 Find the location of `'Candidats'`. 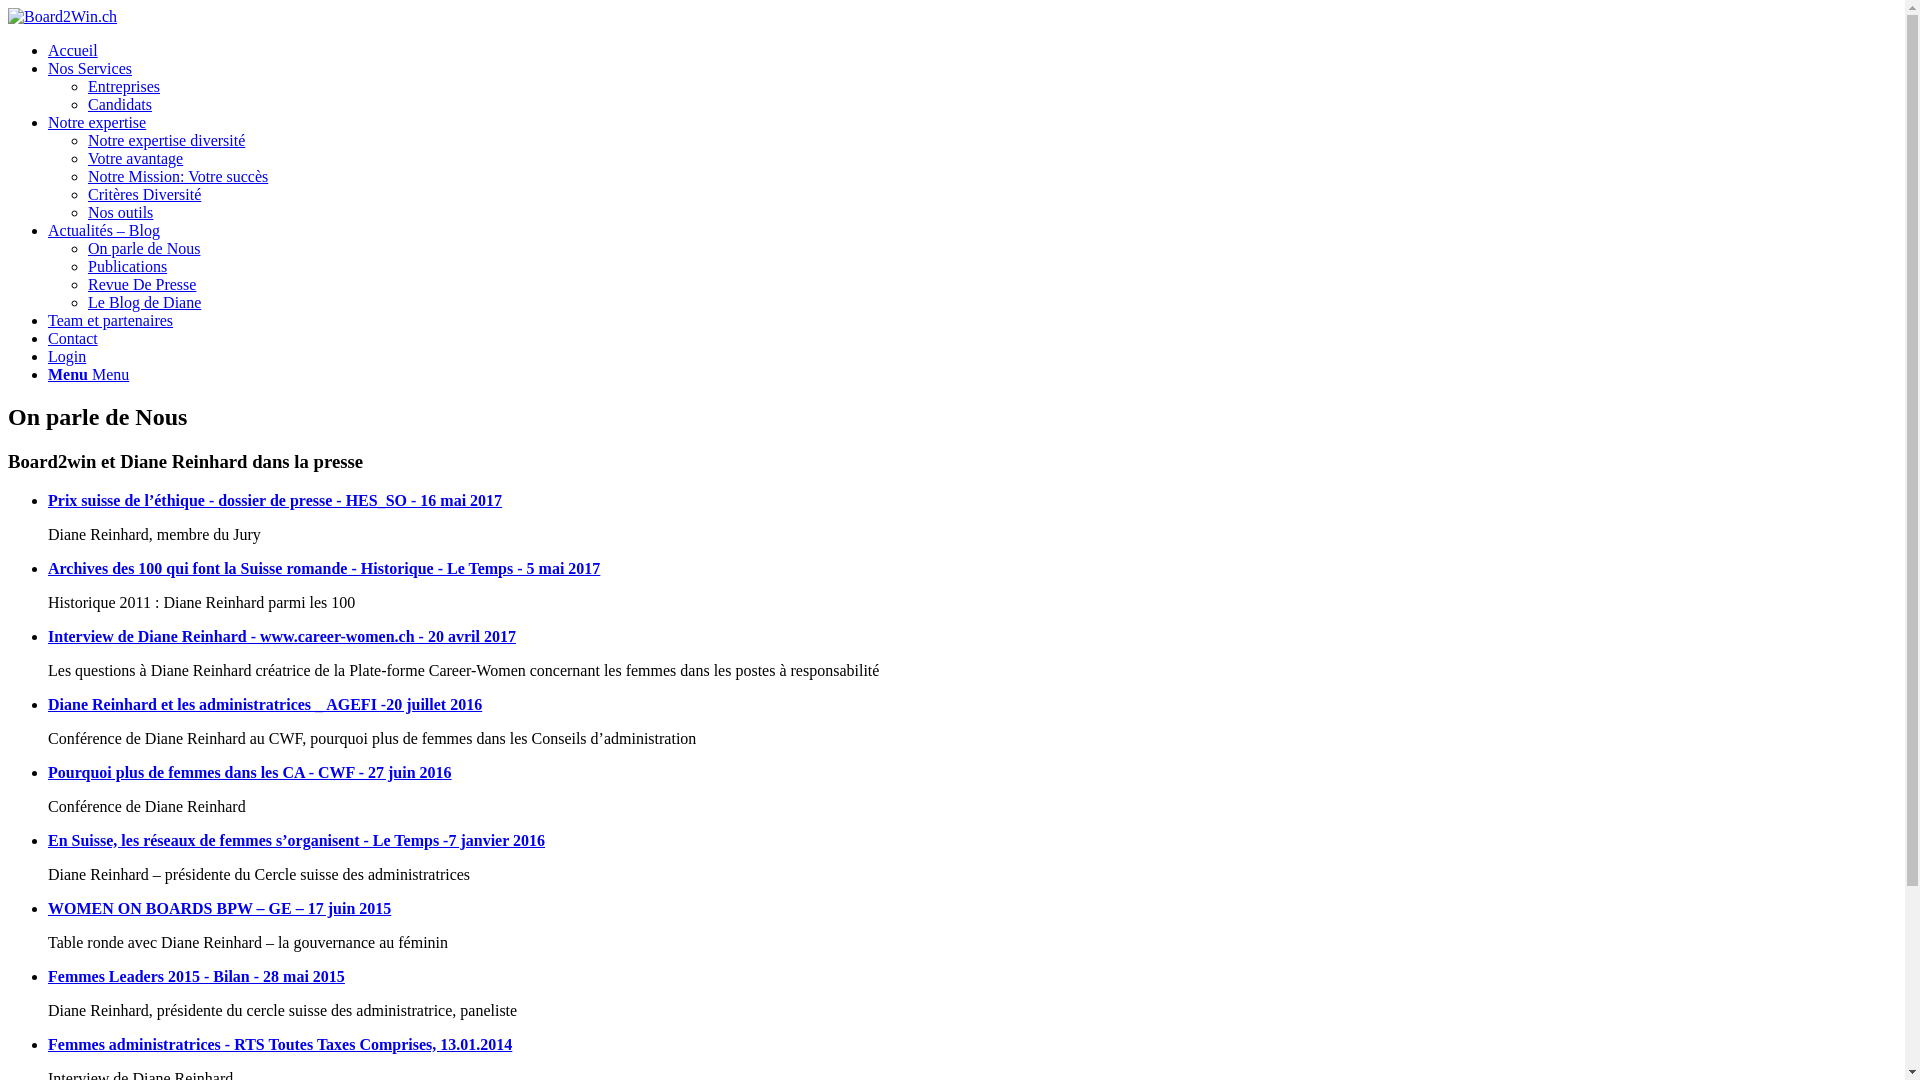

'Candidats' is located at coordinates (86, 104).